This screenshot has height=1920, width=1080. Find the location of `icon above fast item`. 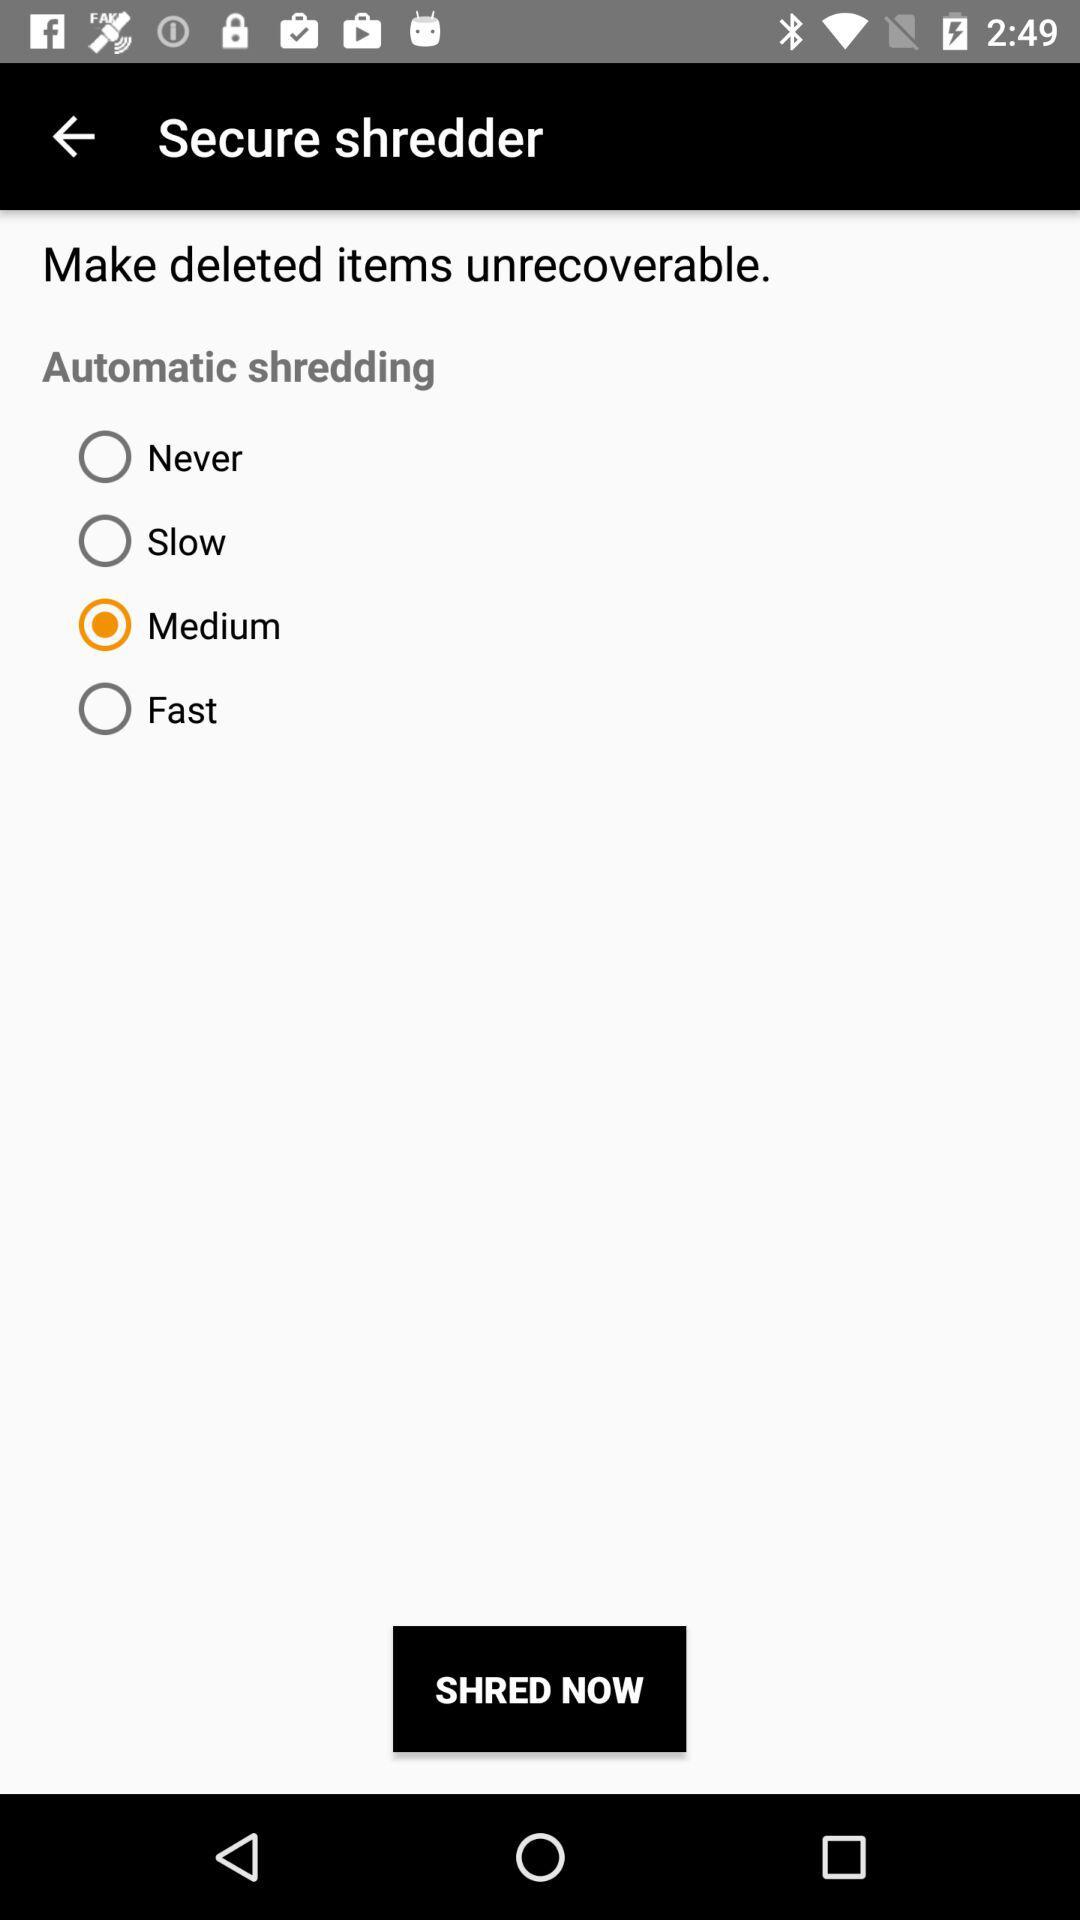

icon above fast item is located at coordinates (171, 623).